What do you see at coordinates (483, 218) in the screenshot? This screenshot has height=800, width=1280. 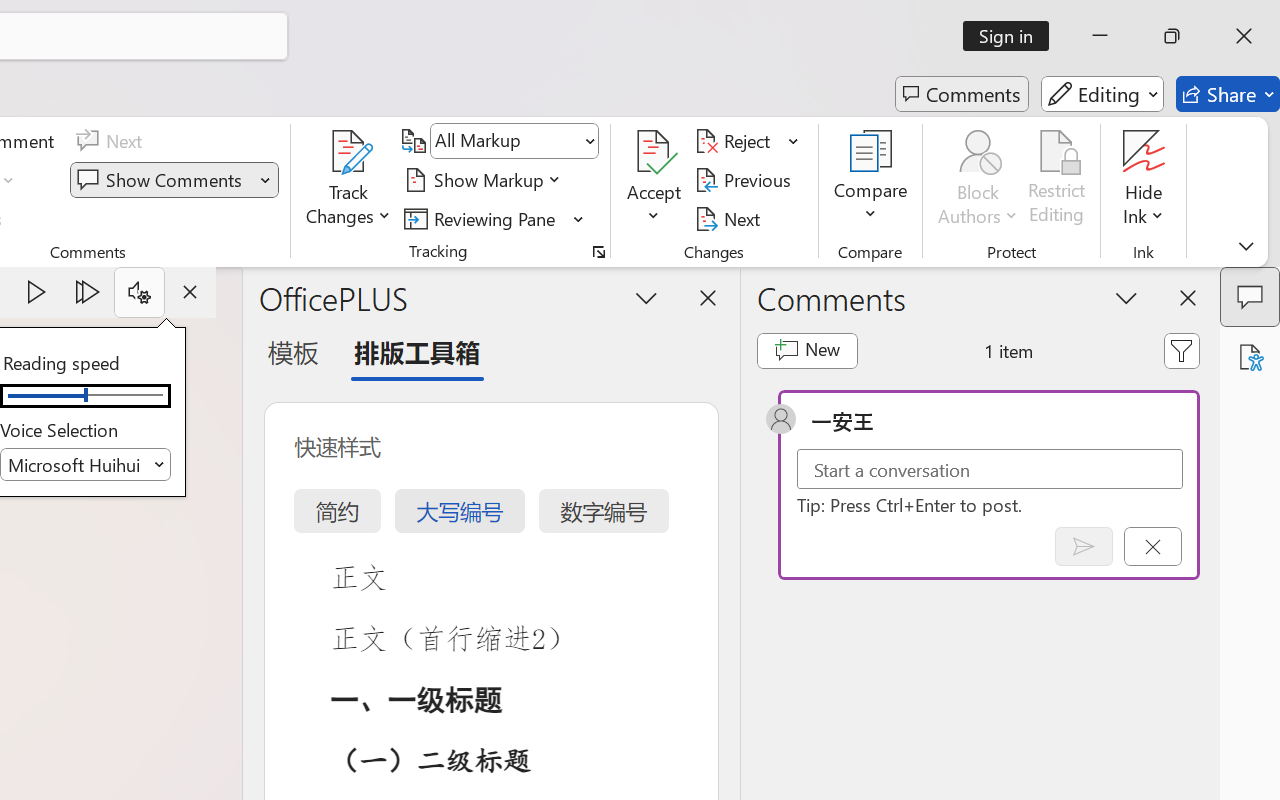 I see `'Reviewing Pane'` at bounding box center [483, 218].